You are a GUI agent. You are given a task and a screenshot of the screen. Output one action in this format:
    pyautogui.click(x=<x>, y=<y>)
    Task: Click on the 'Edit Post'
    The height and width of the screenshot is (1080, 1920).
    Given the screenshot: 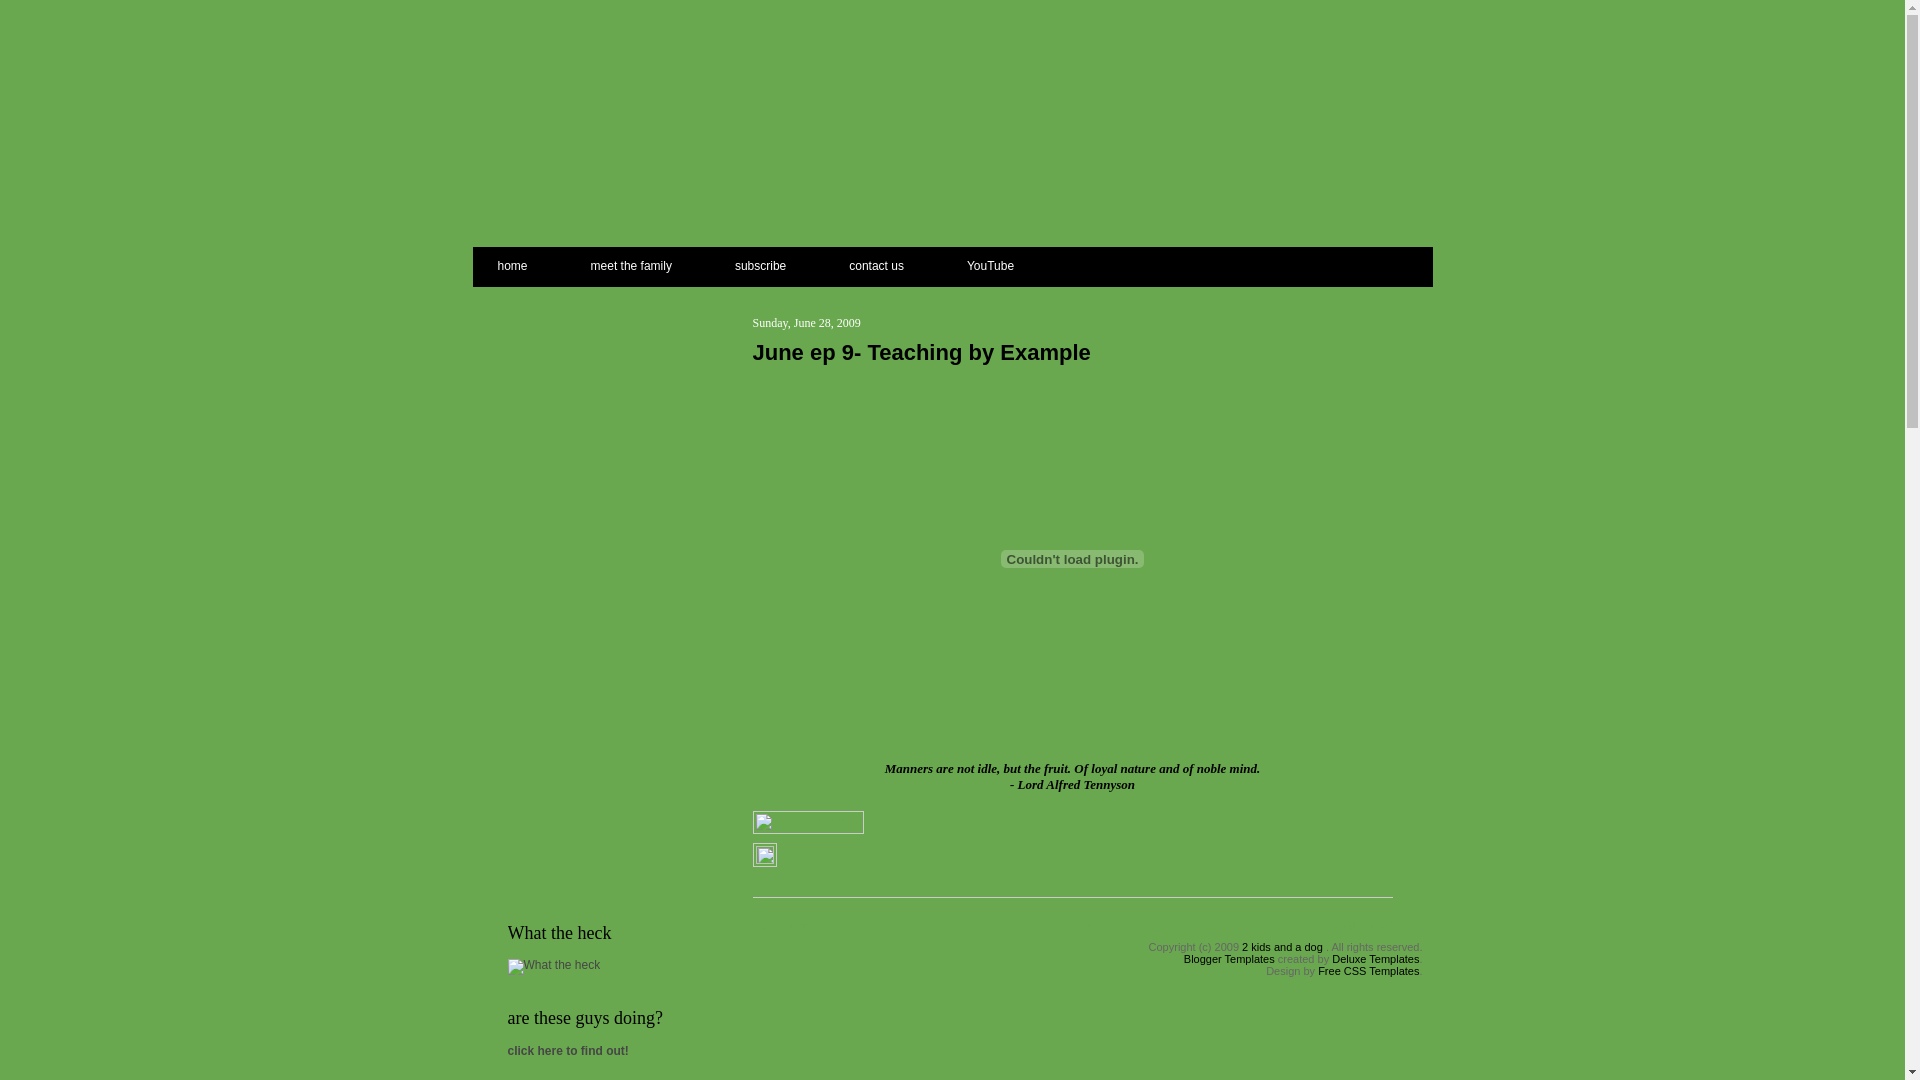 What is the action you would take?
    pyautogui.click(x=762, y=859)
    